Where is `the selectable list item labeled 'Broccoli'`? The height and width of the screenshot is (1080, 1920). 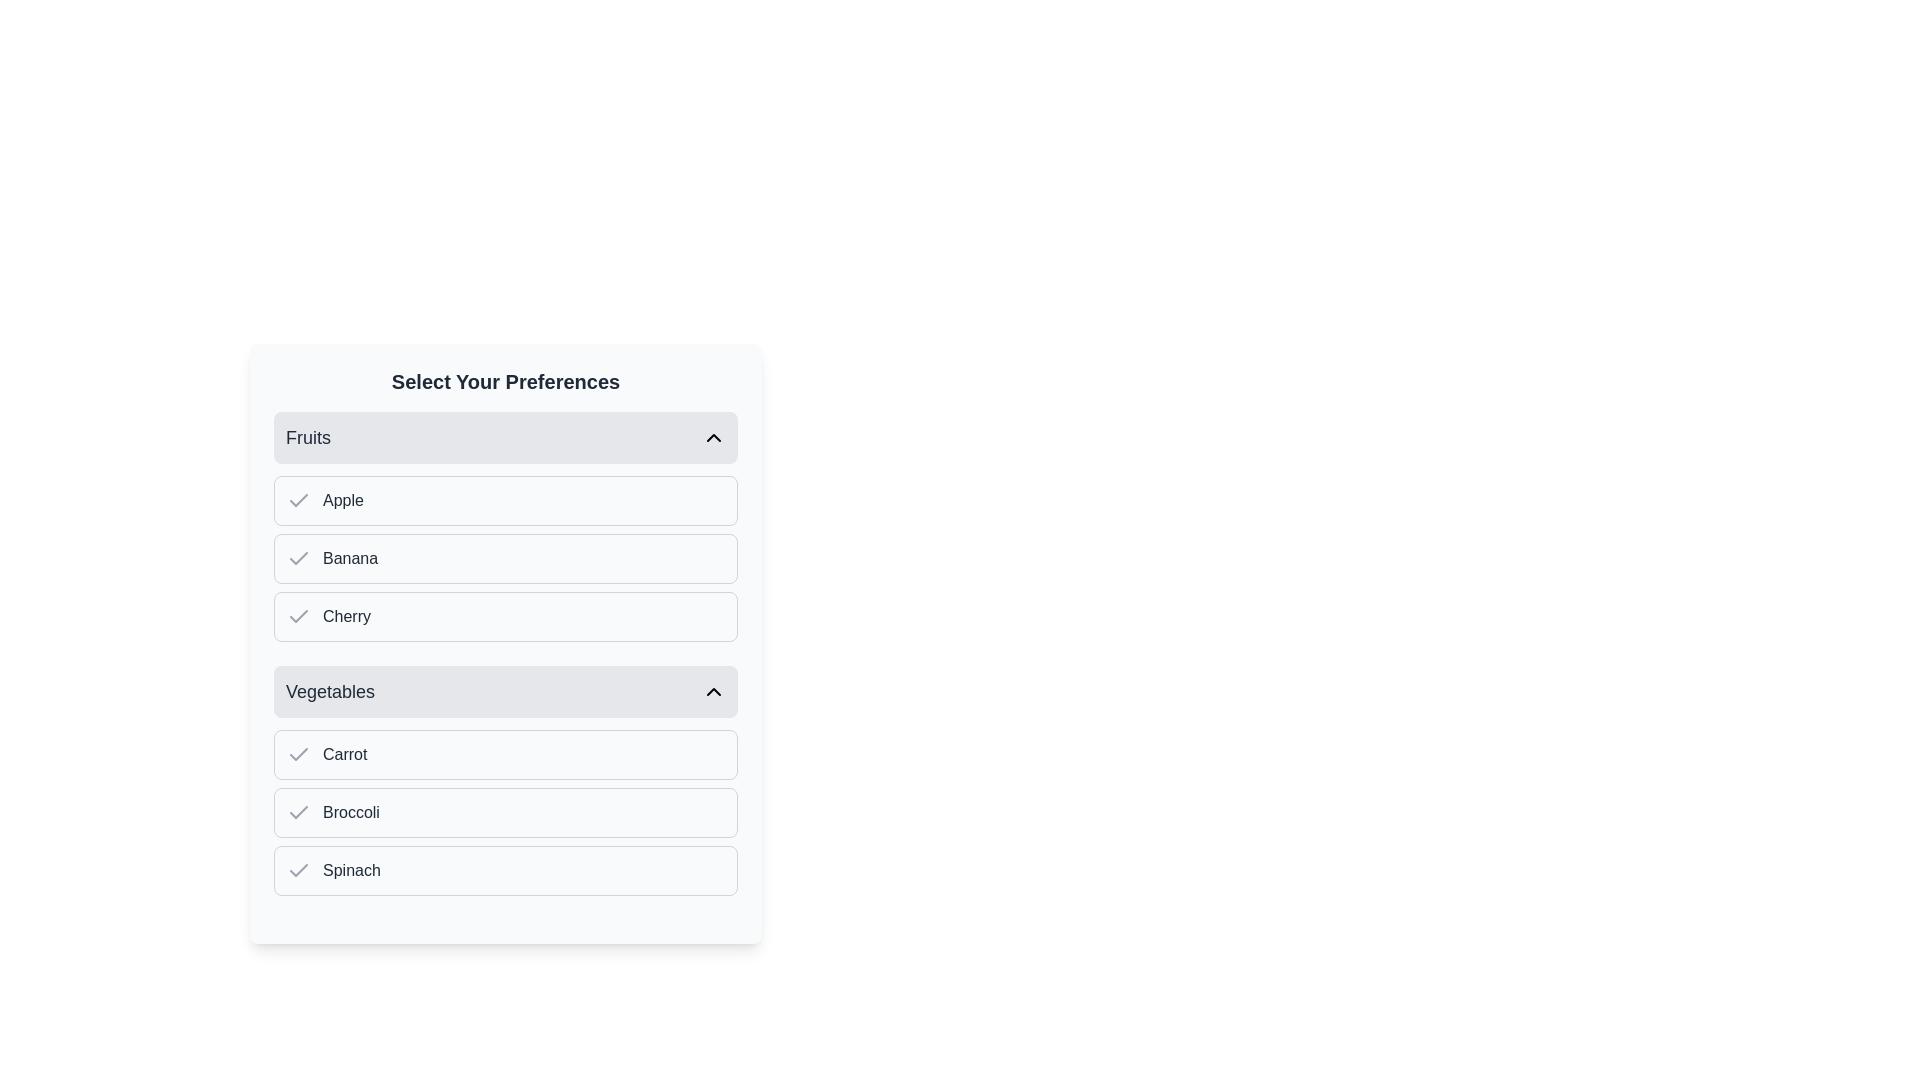
the selectable list item labeled 'Broccoli' is located at coordinates (505, 813).